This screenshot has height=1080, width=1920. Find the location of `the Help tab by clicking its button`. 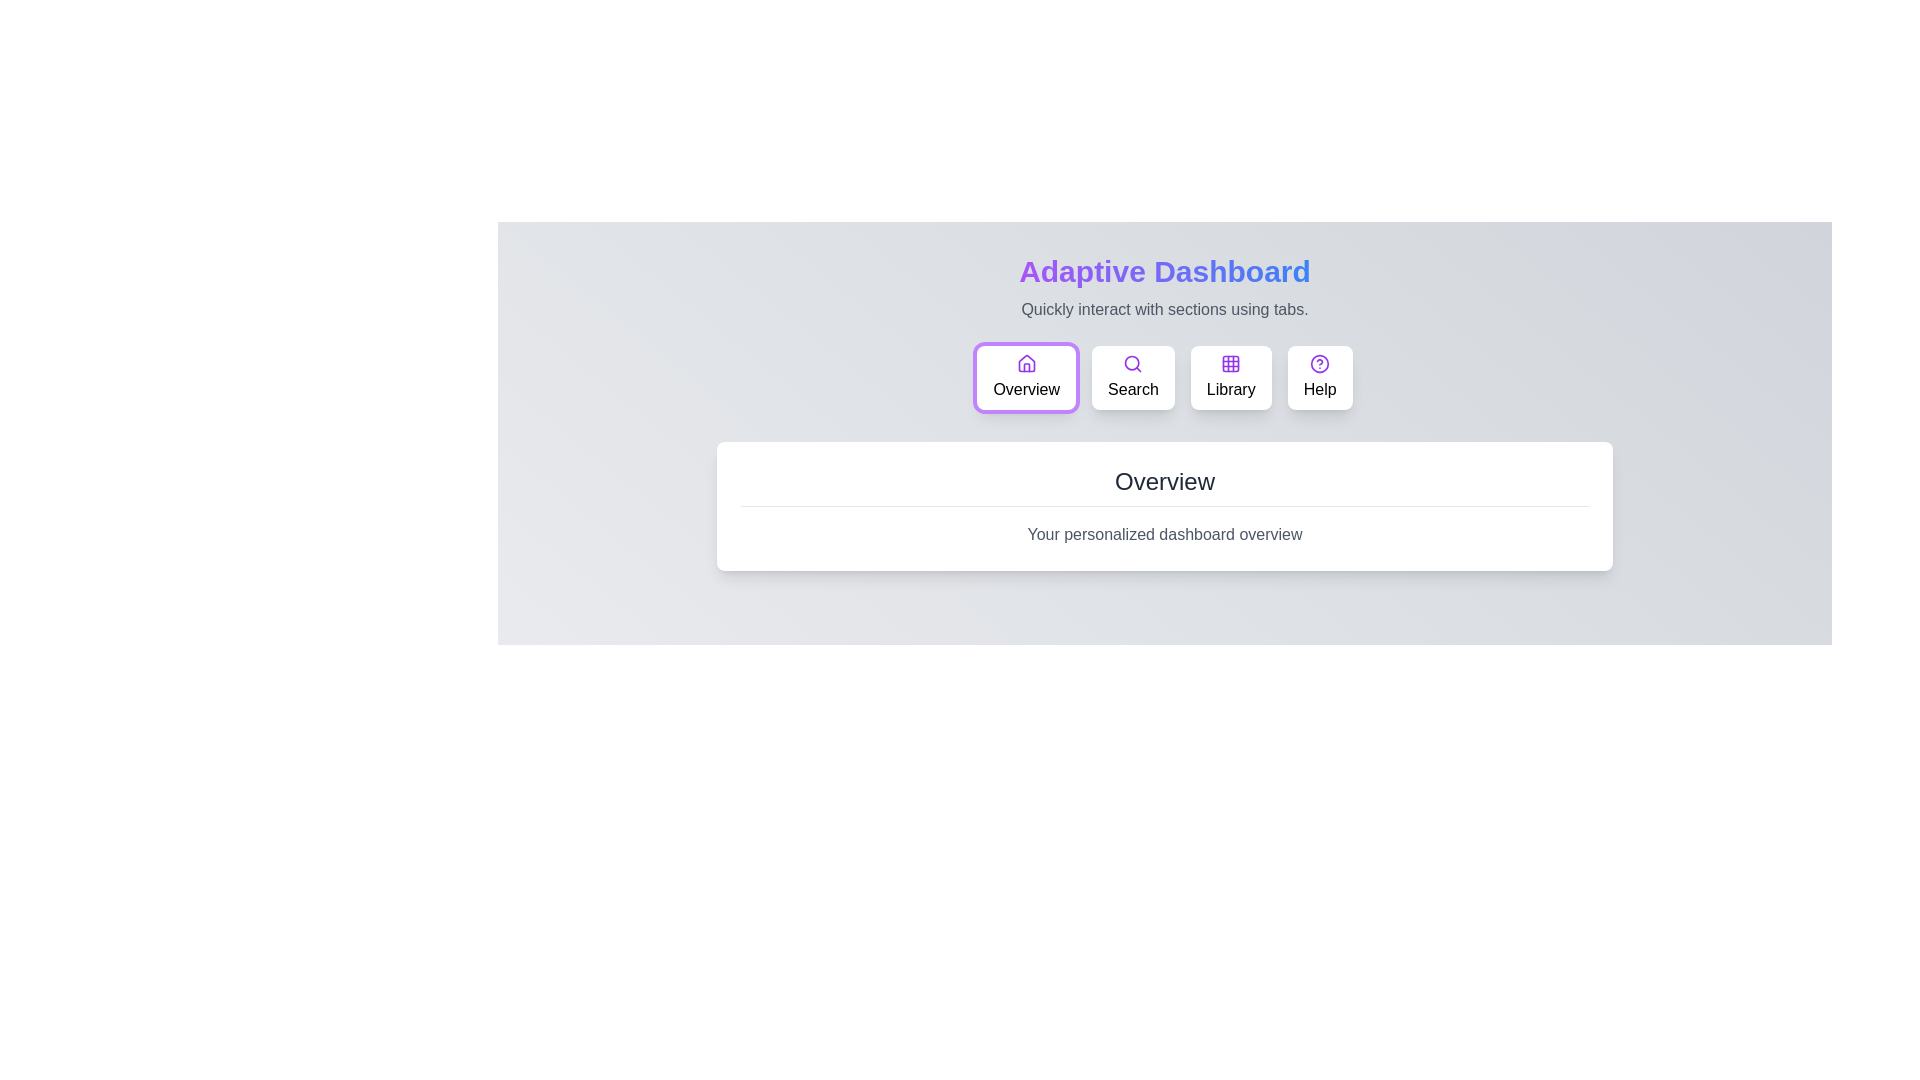

the Help tab by clicking its button is located at coordinates (1320, 378).